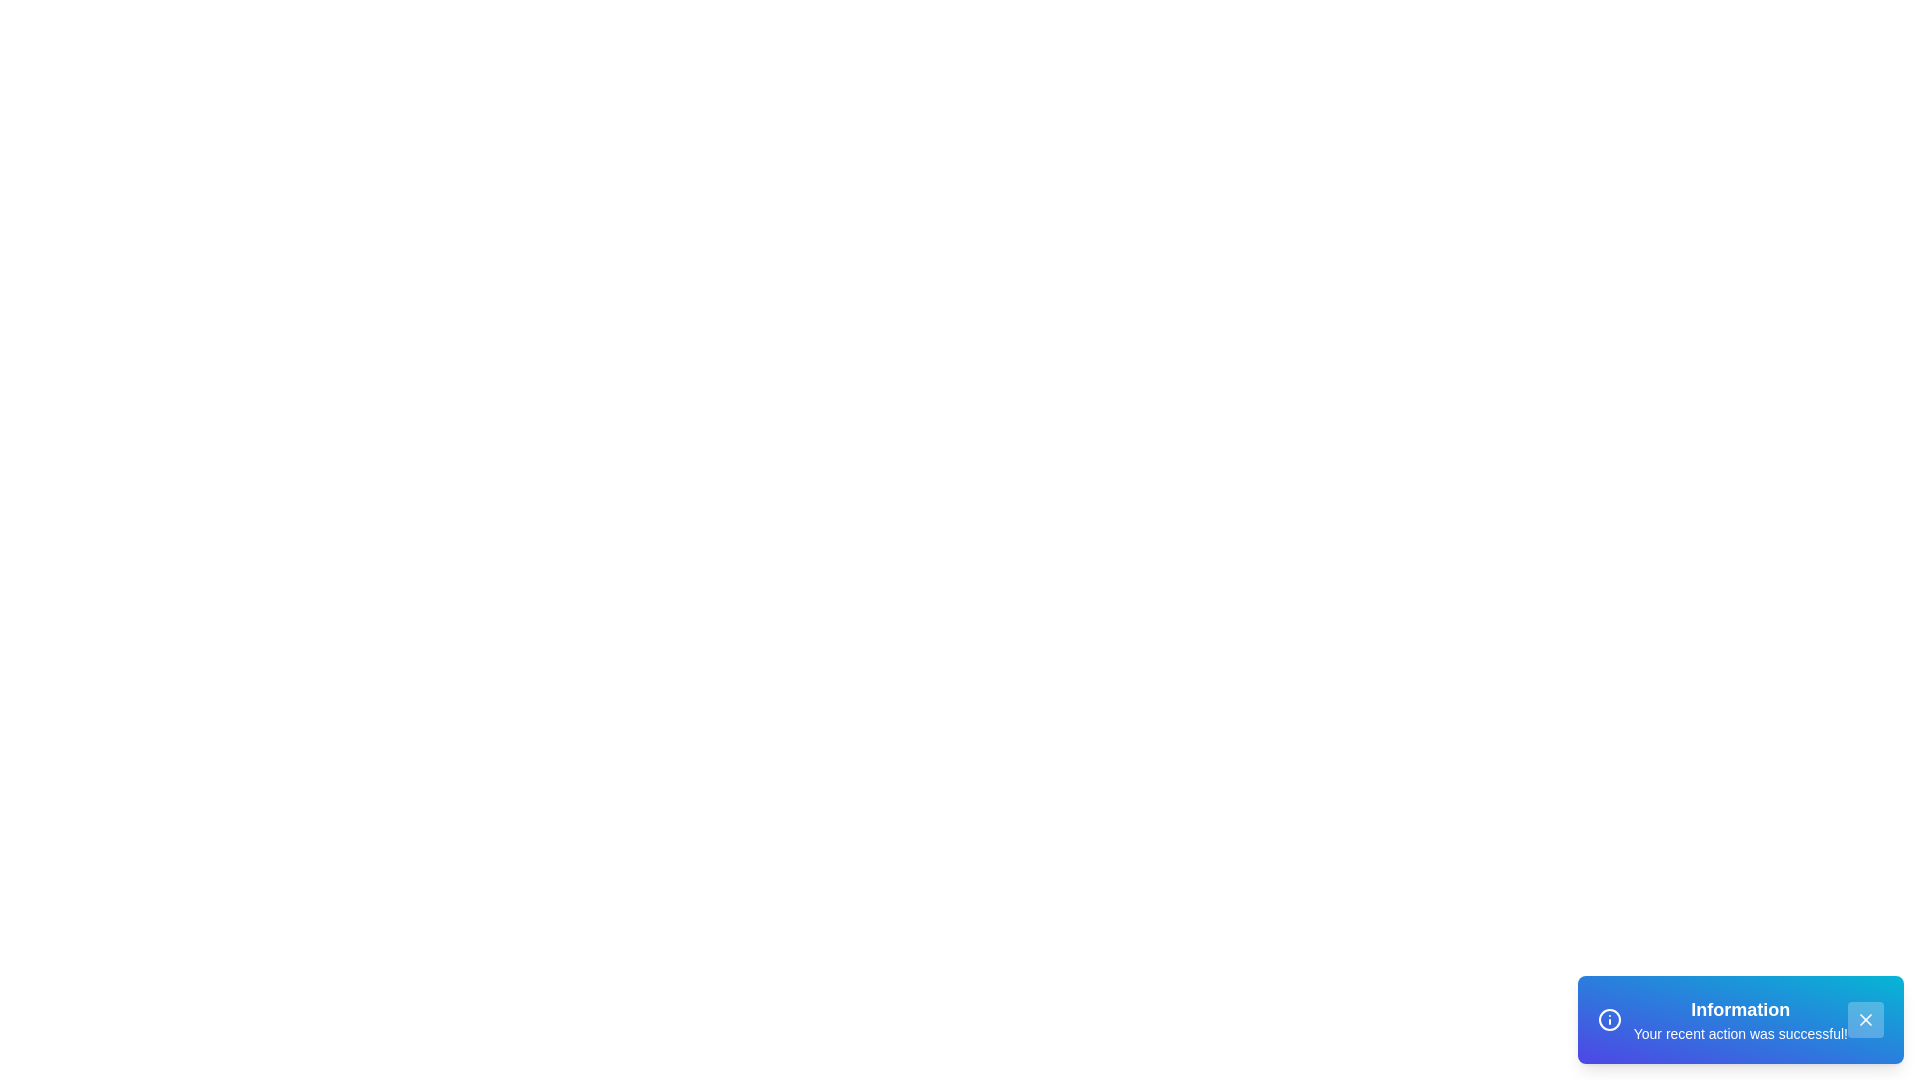  What do you see at coordinates (1865, 1019) in the screenshot?
I see `close button to hide the snackbar` at bounding box center [1865, 1019].